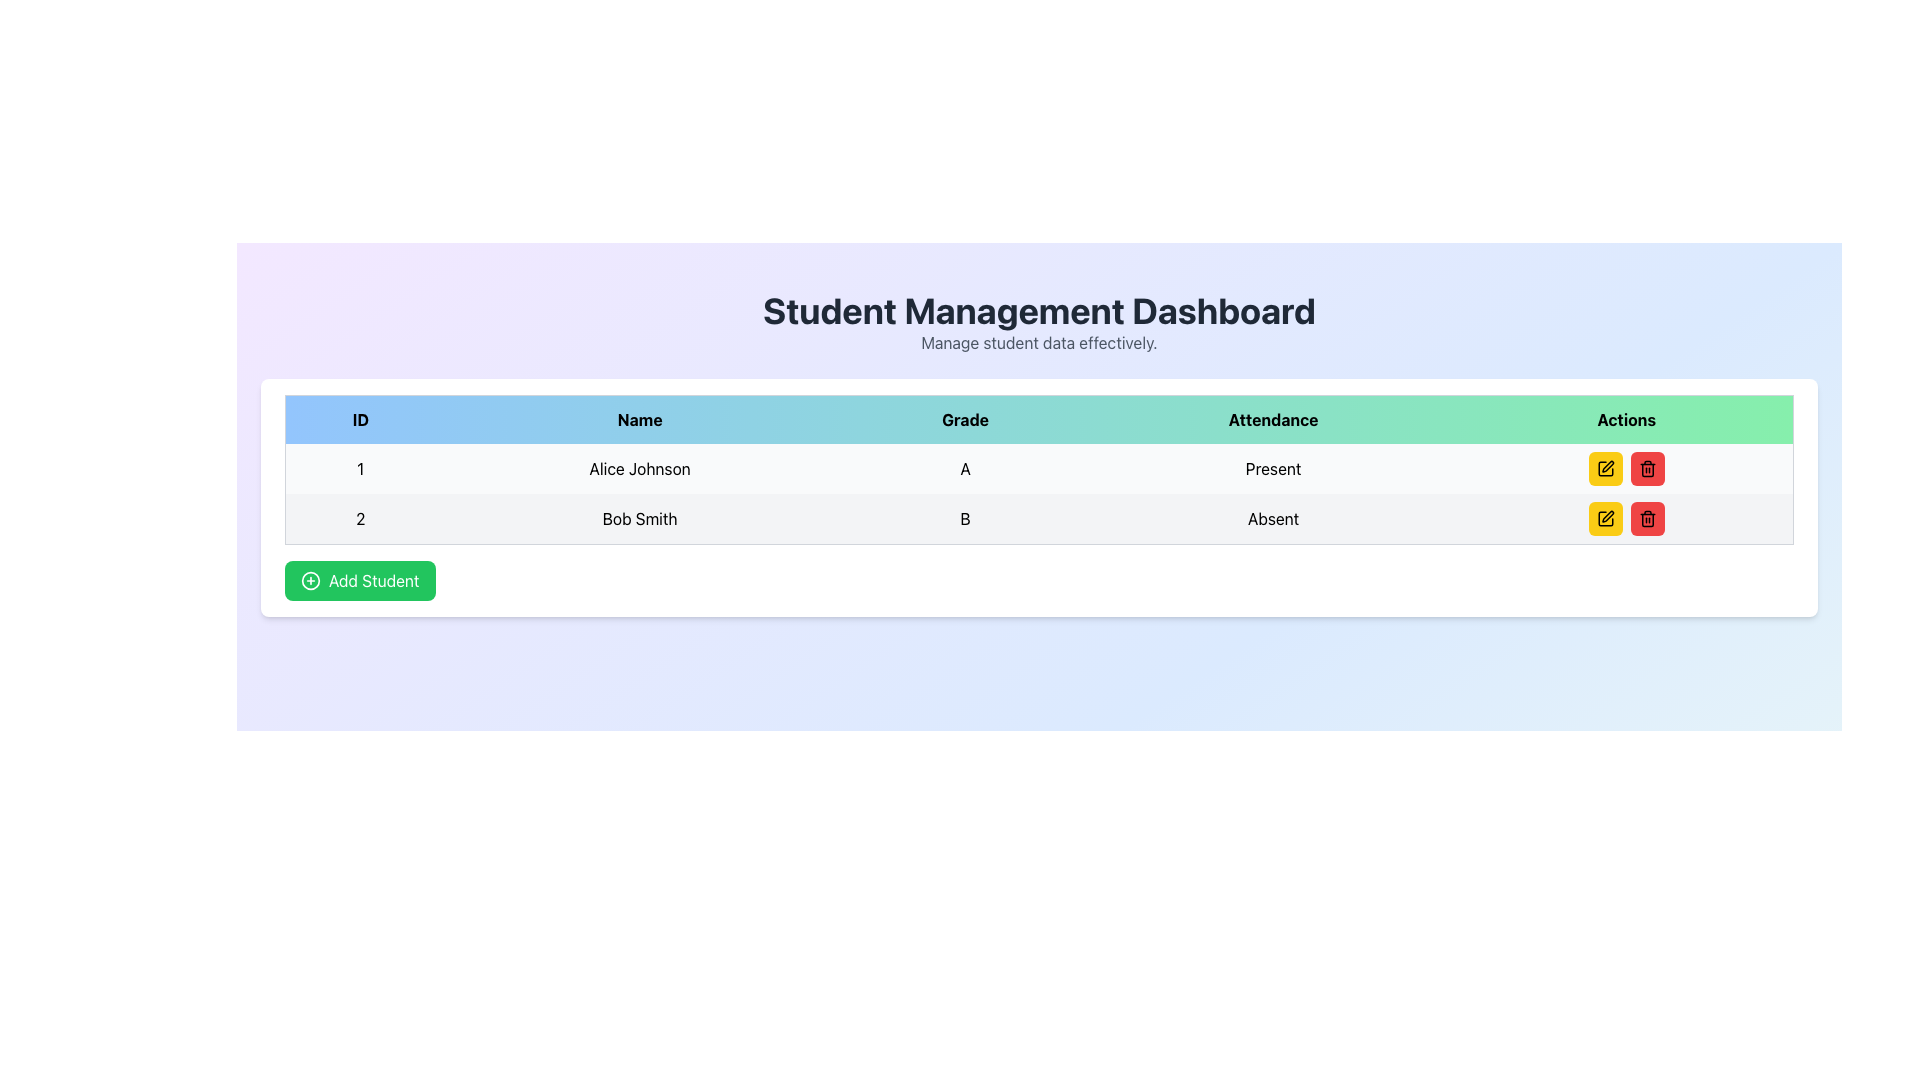 The height and width of the screenshot is (1080, 1920). Describe the element at coordinates (1605, 469) in the screenshot. I see `the small pencil icon button with a yellow background located in the second row of the 'Actions' column` at that location.